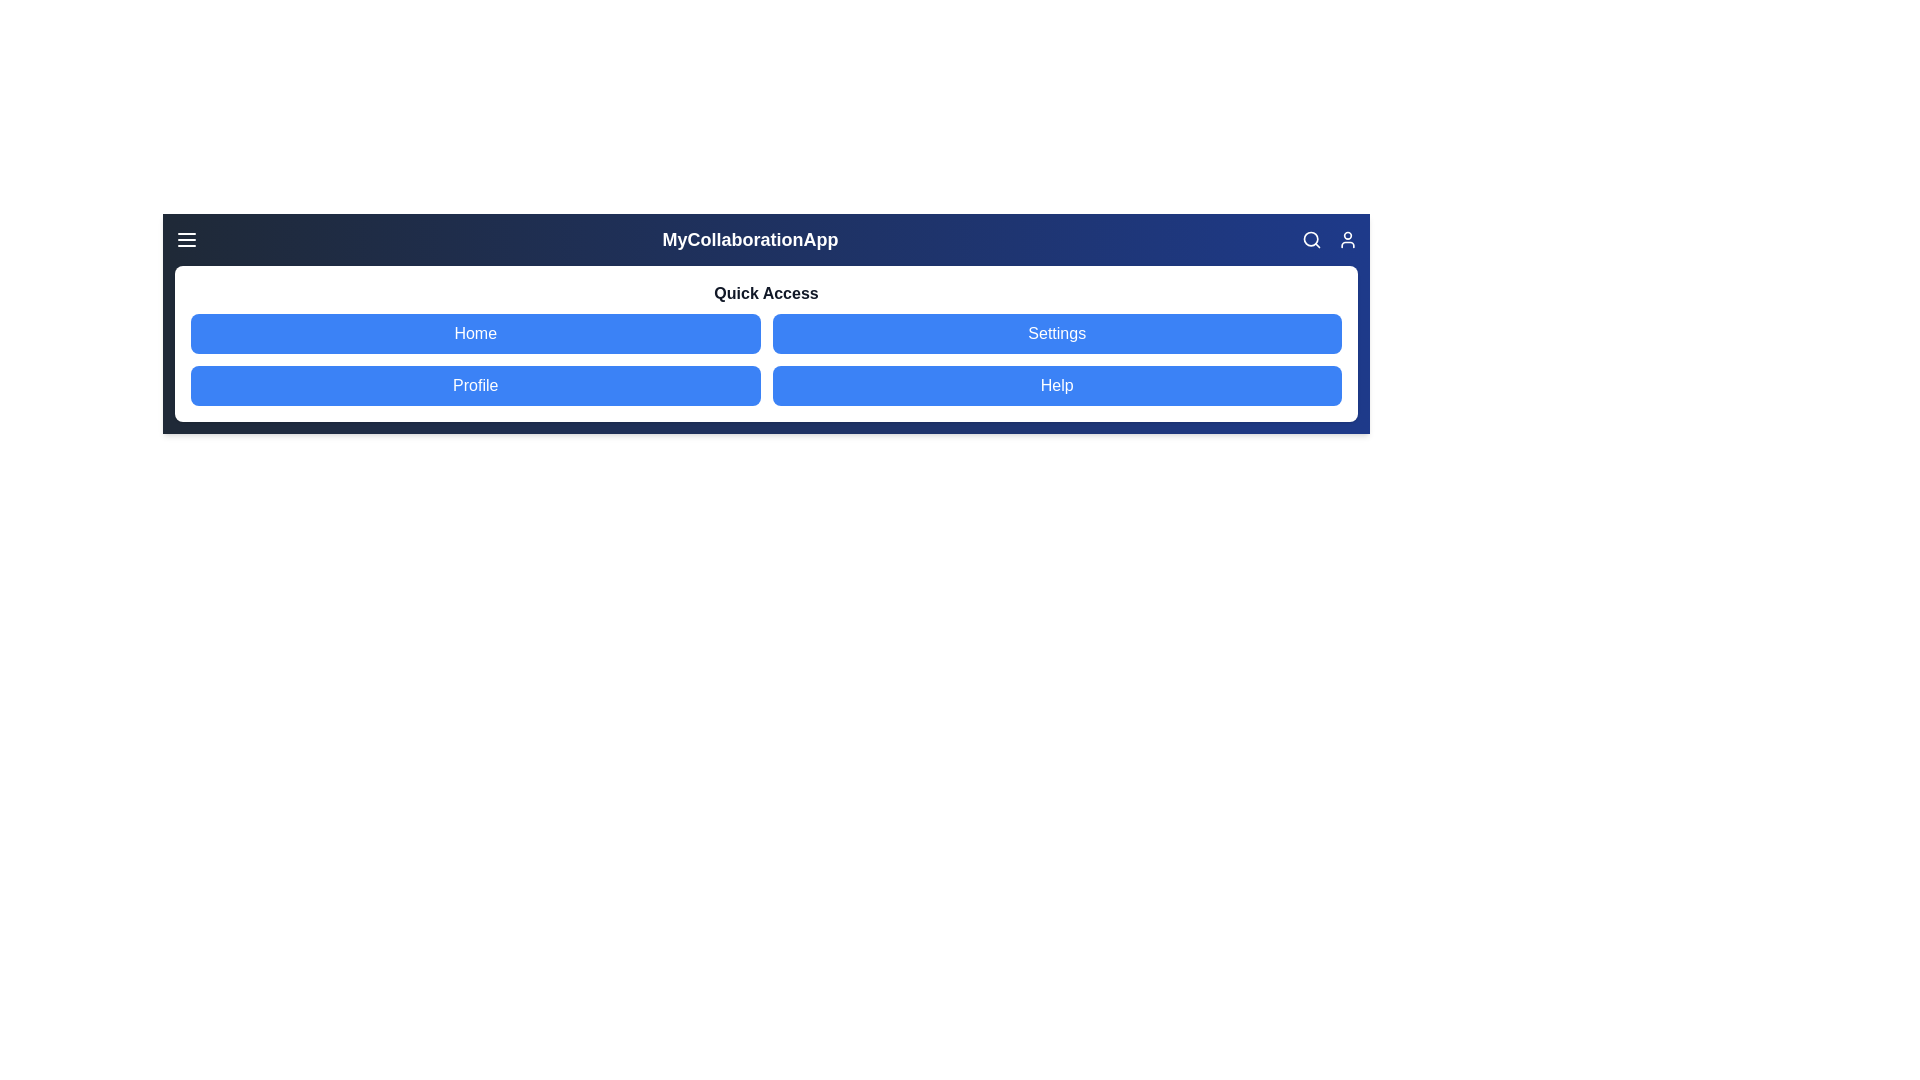  I want to click on the Help button in the quick access section, so click(1056, 385).